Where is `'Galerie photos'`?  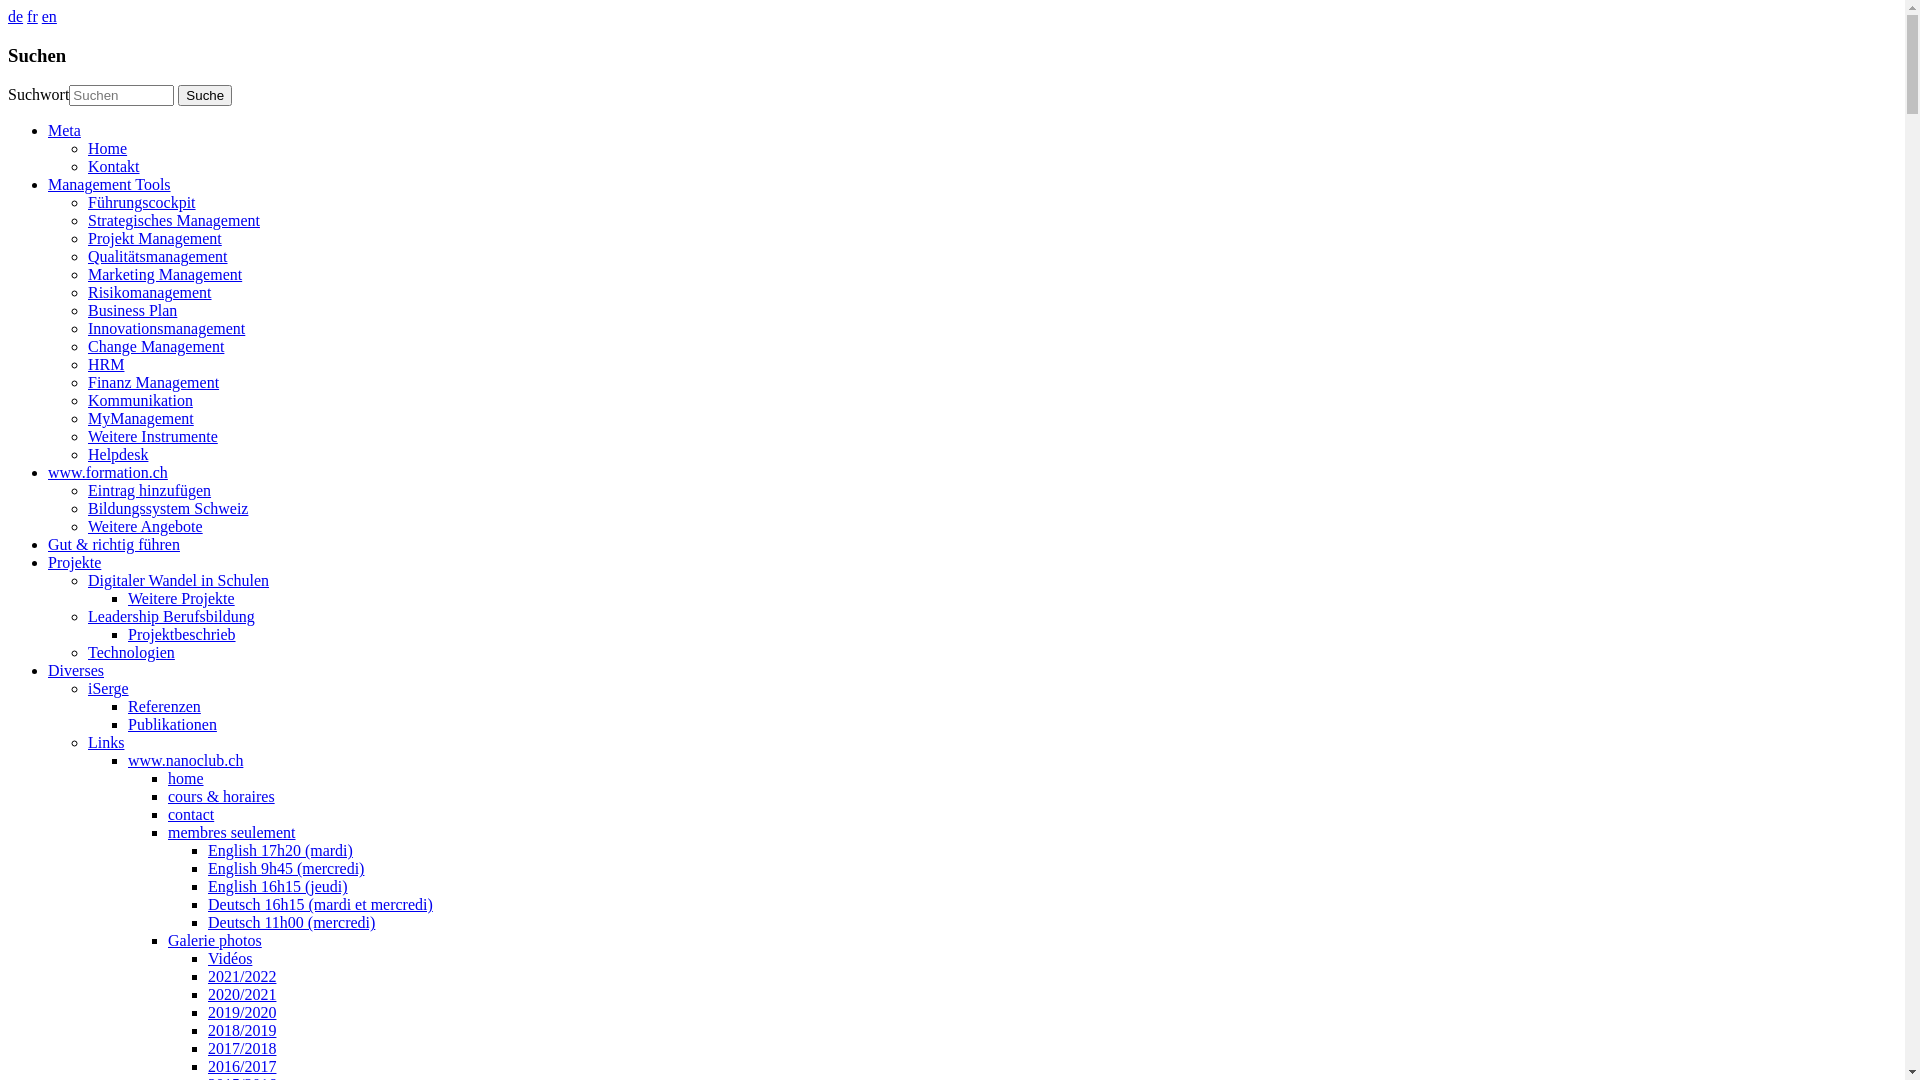
'Galerie photos' is located at coordinates (215, 940).